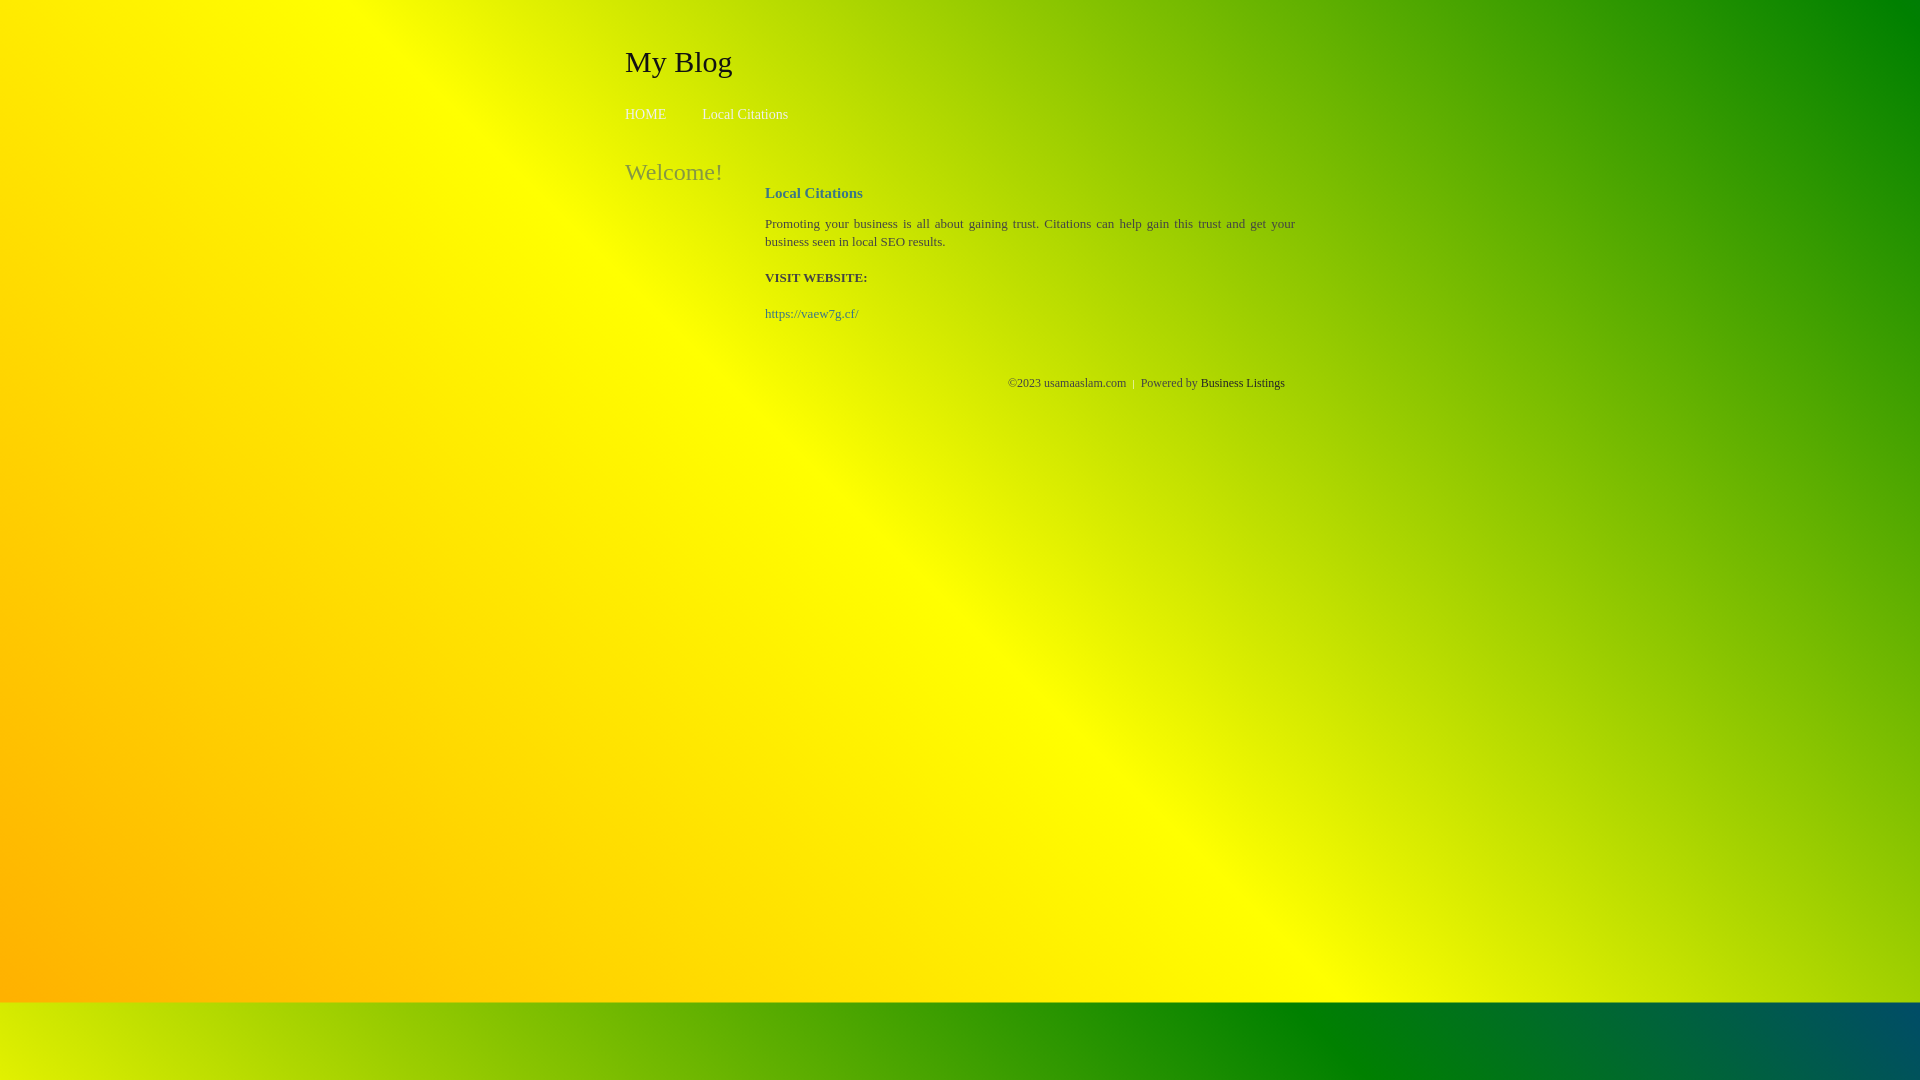 The width and height of the screenshot is (1920, 1080). Describe the element at coordinates (678, 60) in the screenshot. I see `'My Blog'` at that location.